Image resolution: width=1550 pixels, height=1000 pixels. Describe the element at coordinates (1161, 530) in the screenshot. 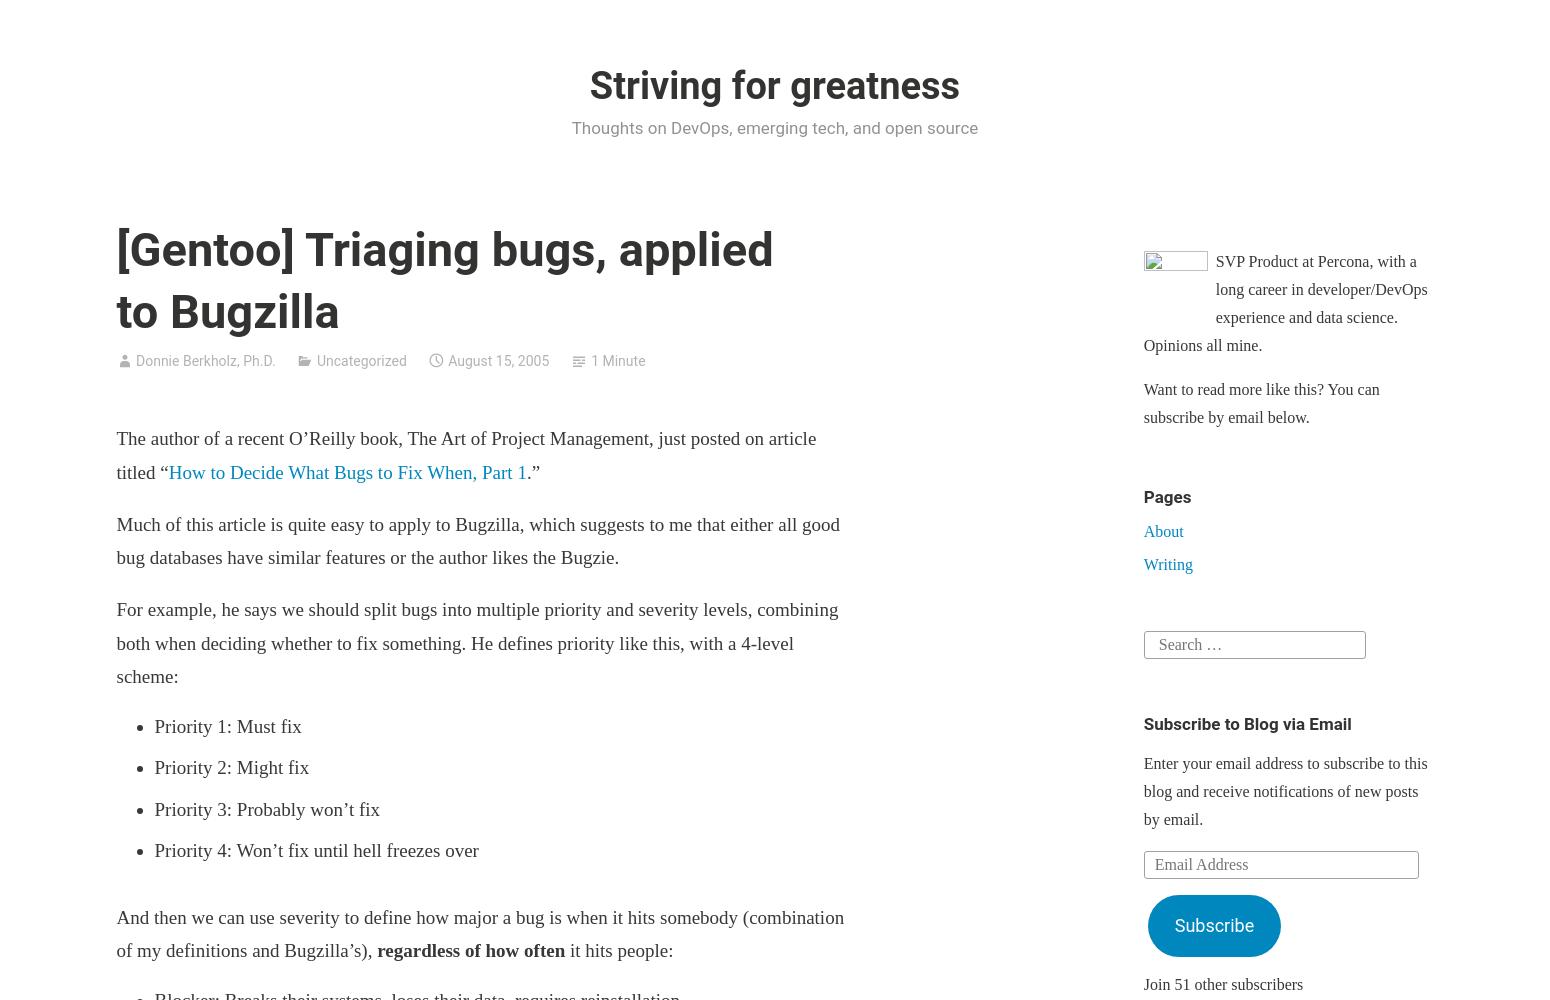

I see `'About'` at that location.